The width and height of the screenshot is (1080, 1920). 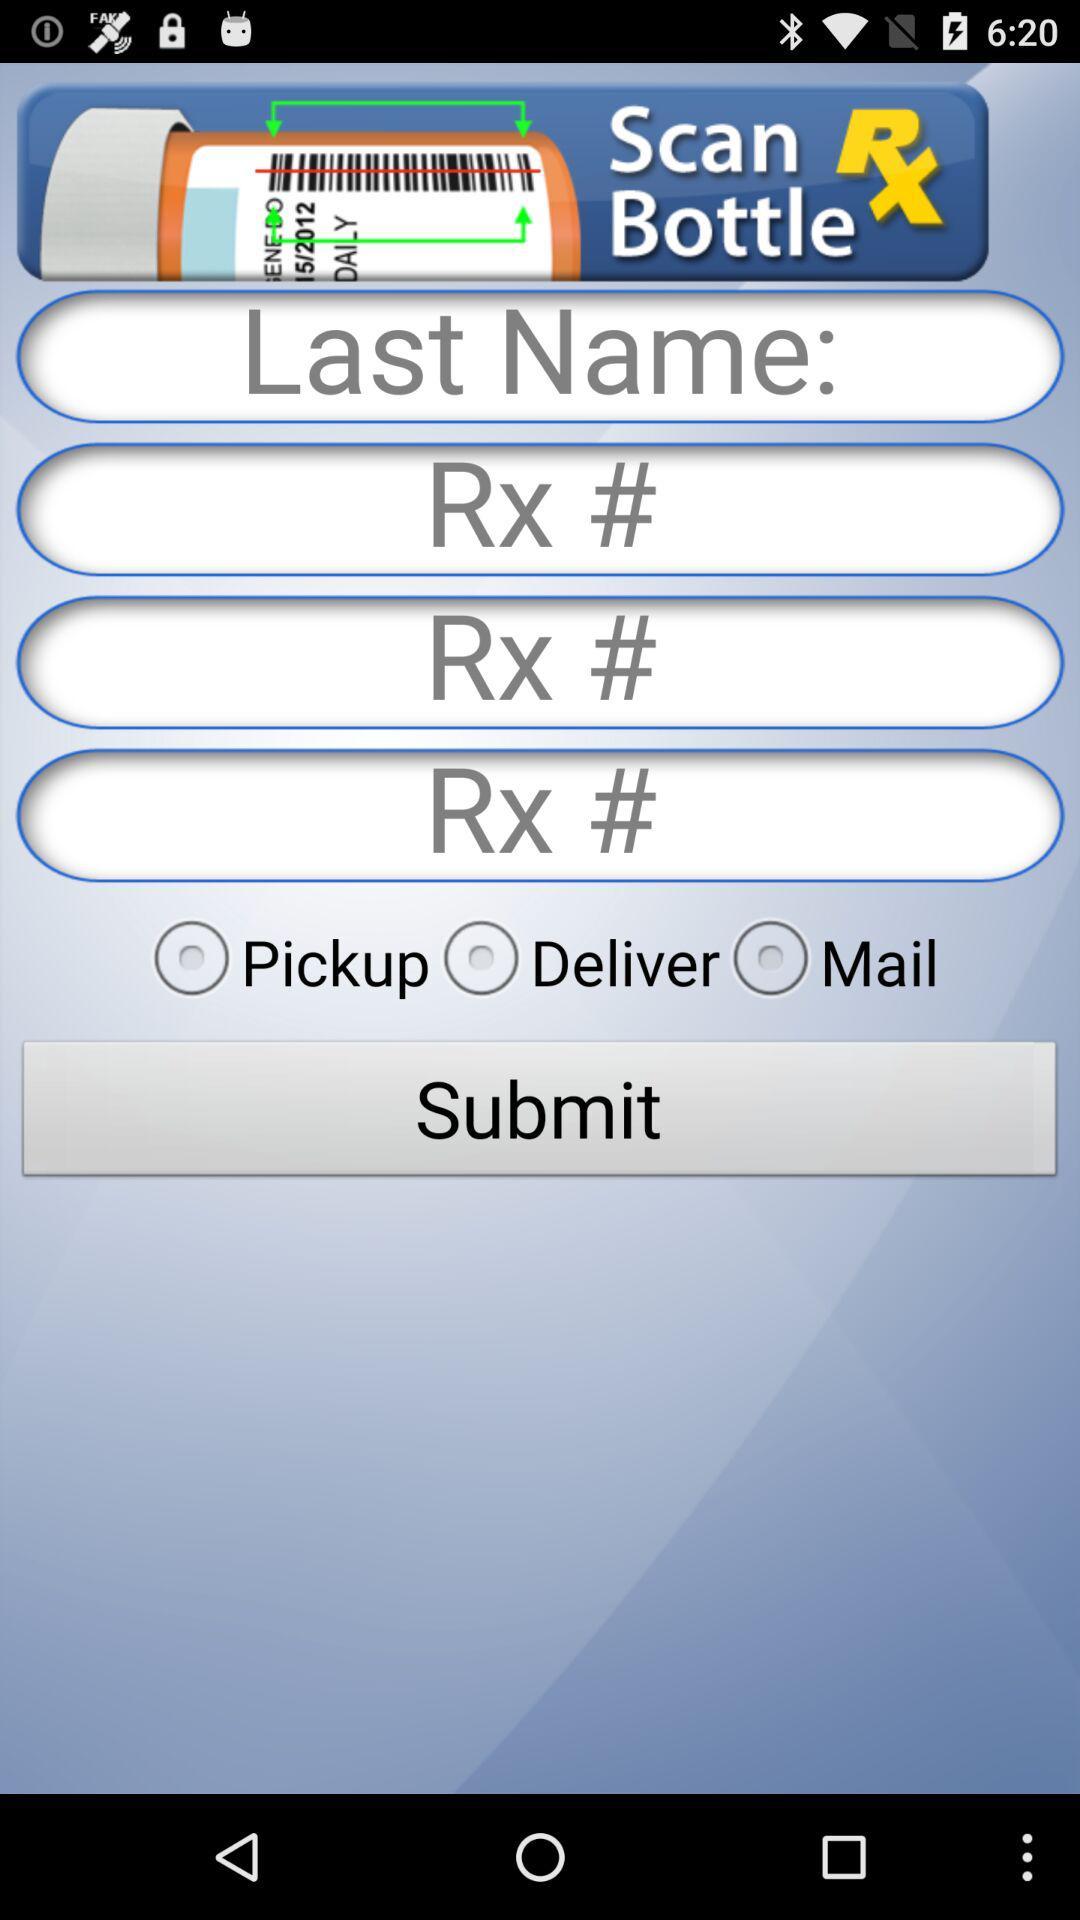 I want to click on item to the left of the deliver radio button, so click(x=285, y=961).